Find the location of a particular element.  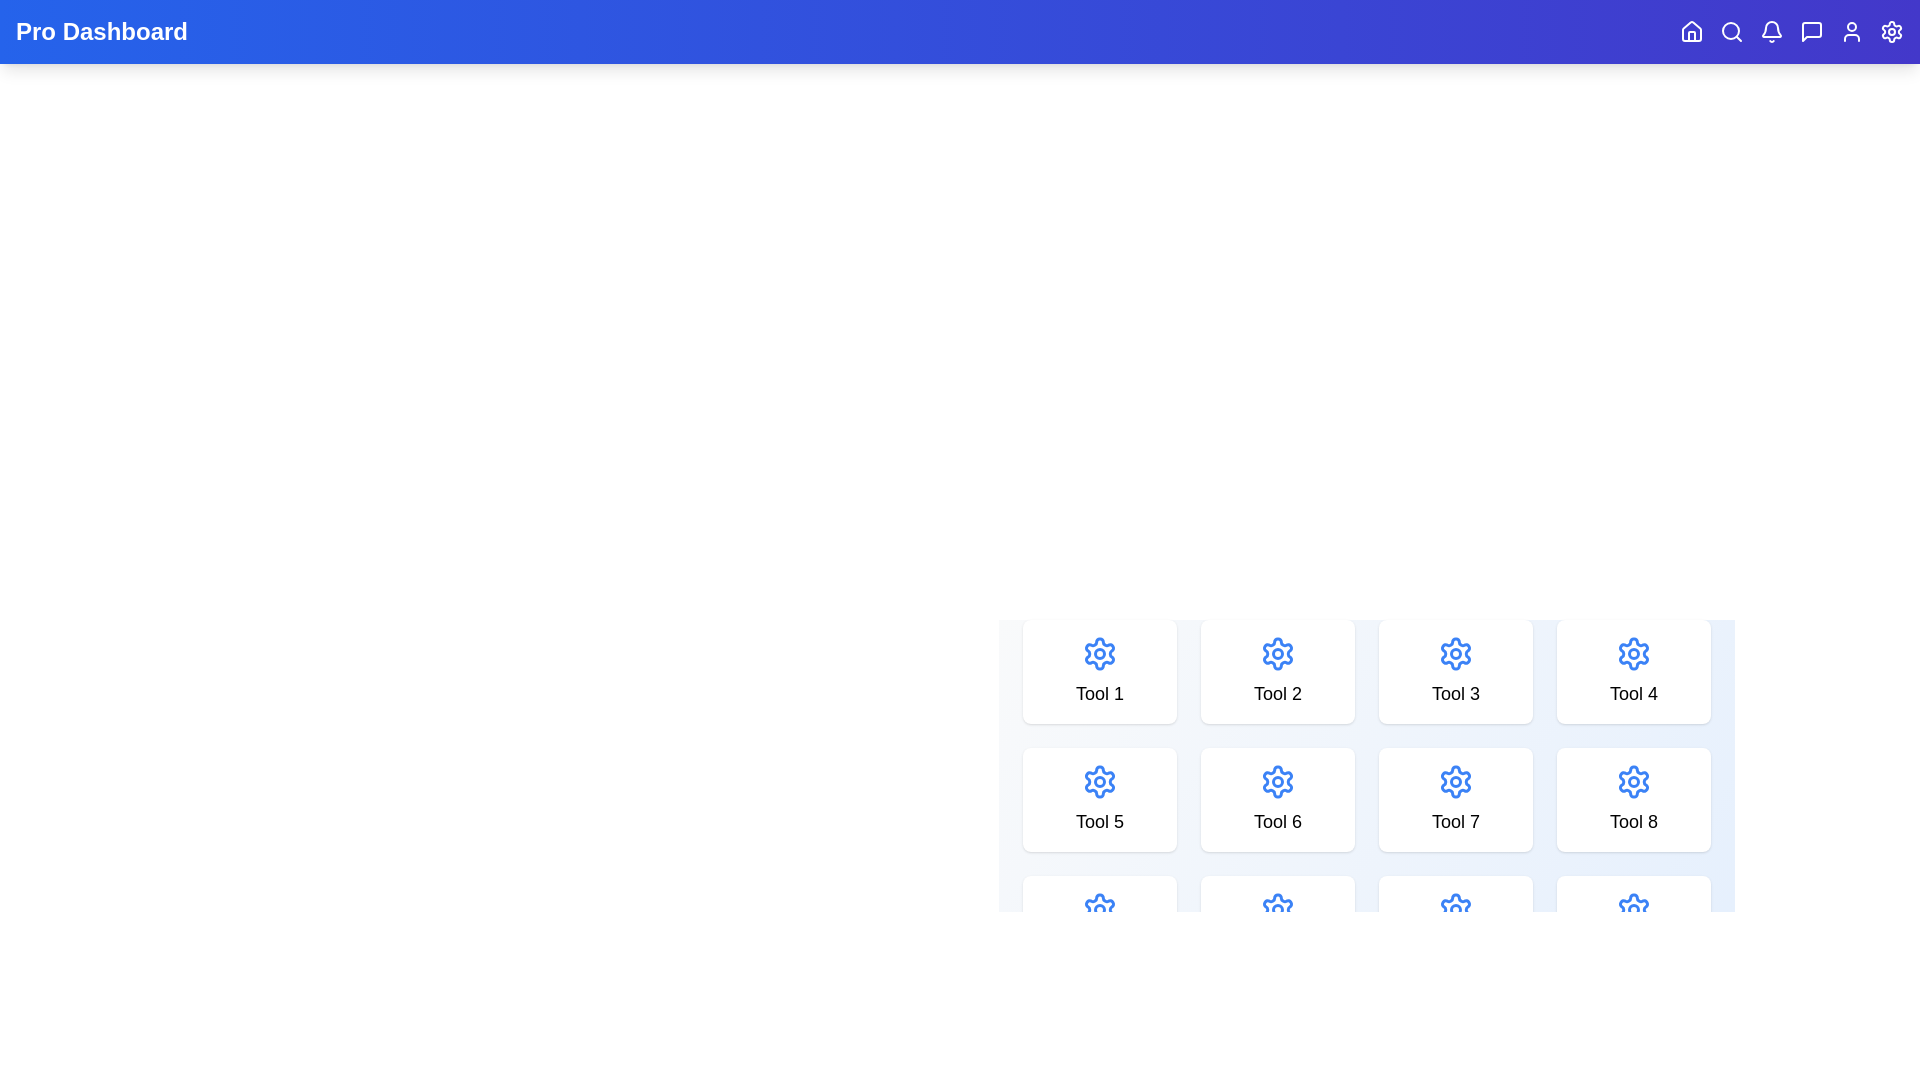

the Settings navigation icon in the header is located at coordinates (1890, 31).